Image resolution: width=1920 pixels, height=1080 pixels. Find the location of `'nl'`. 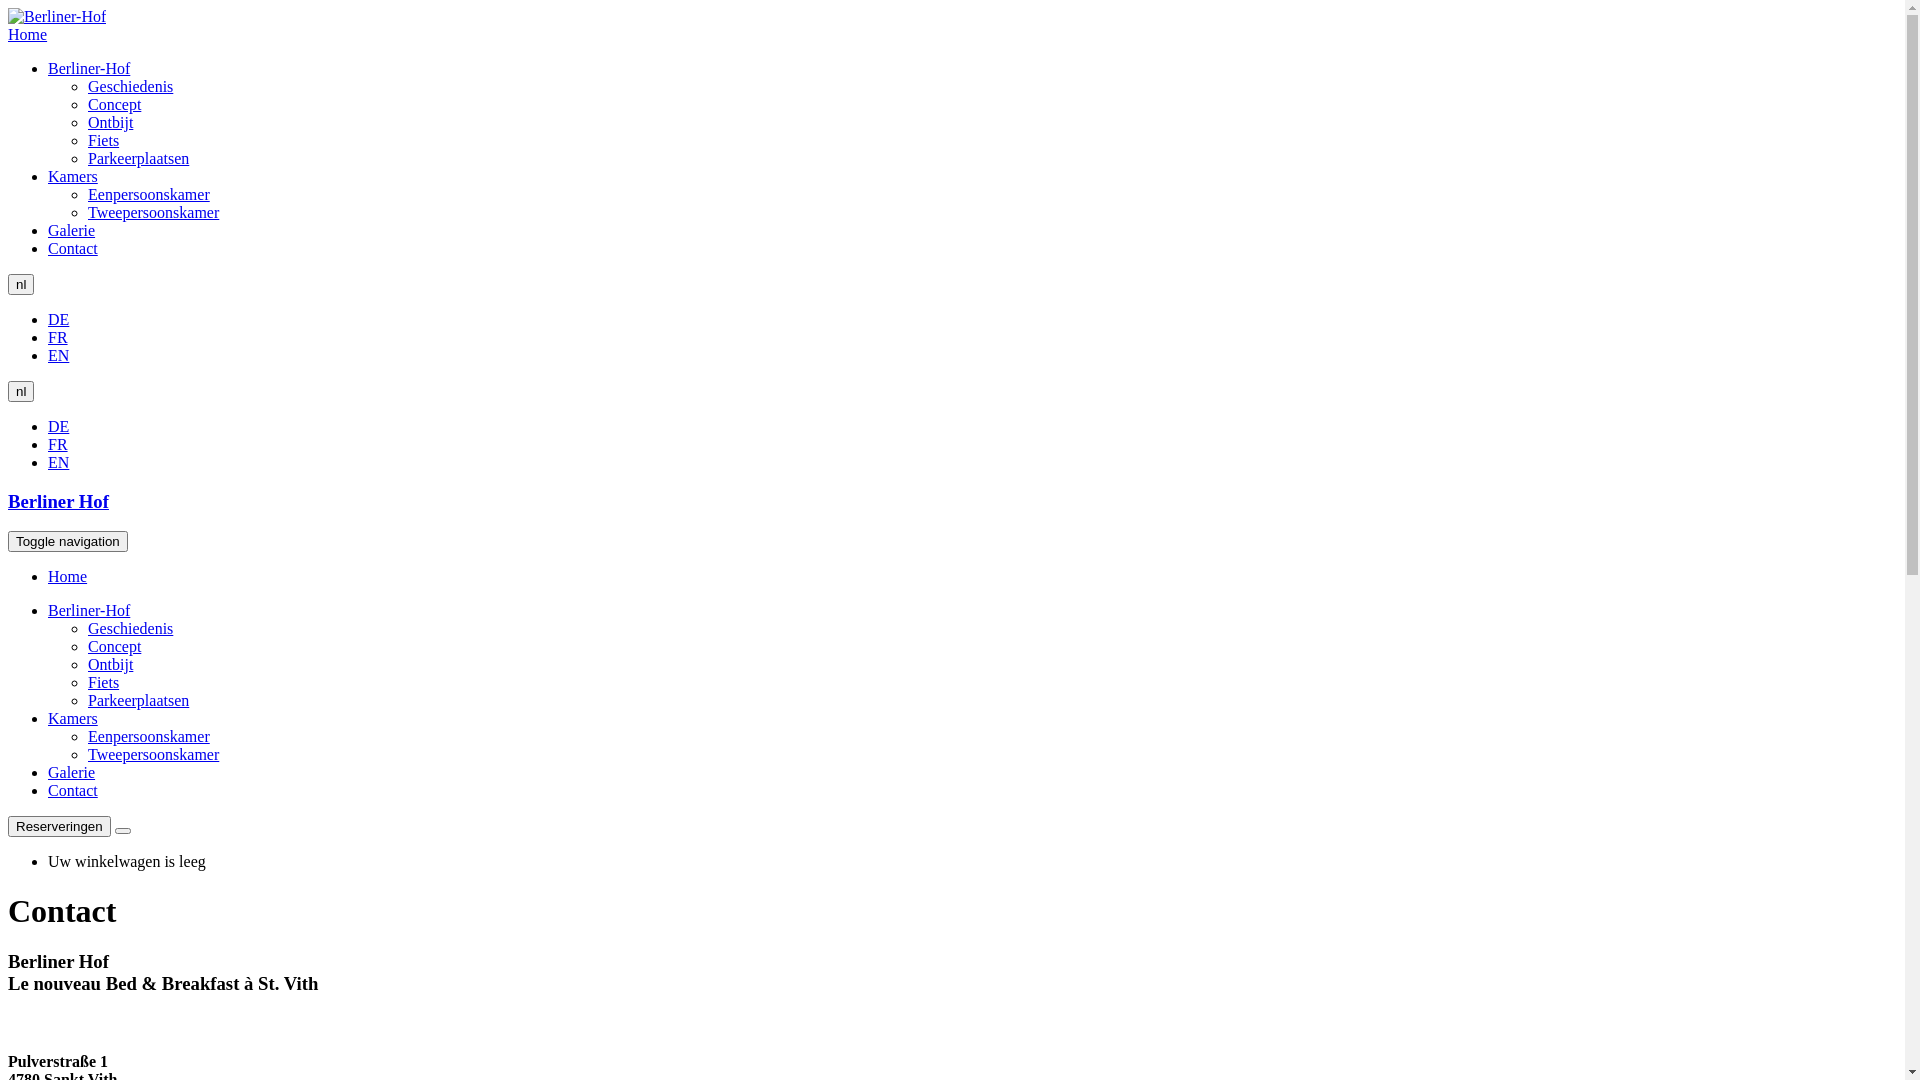

'nl' is located at coordinates (8, 391).